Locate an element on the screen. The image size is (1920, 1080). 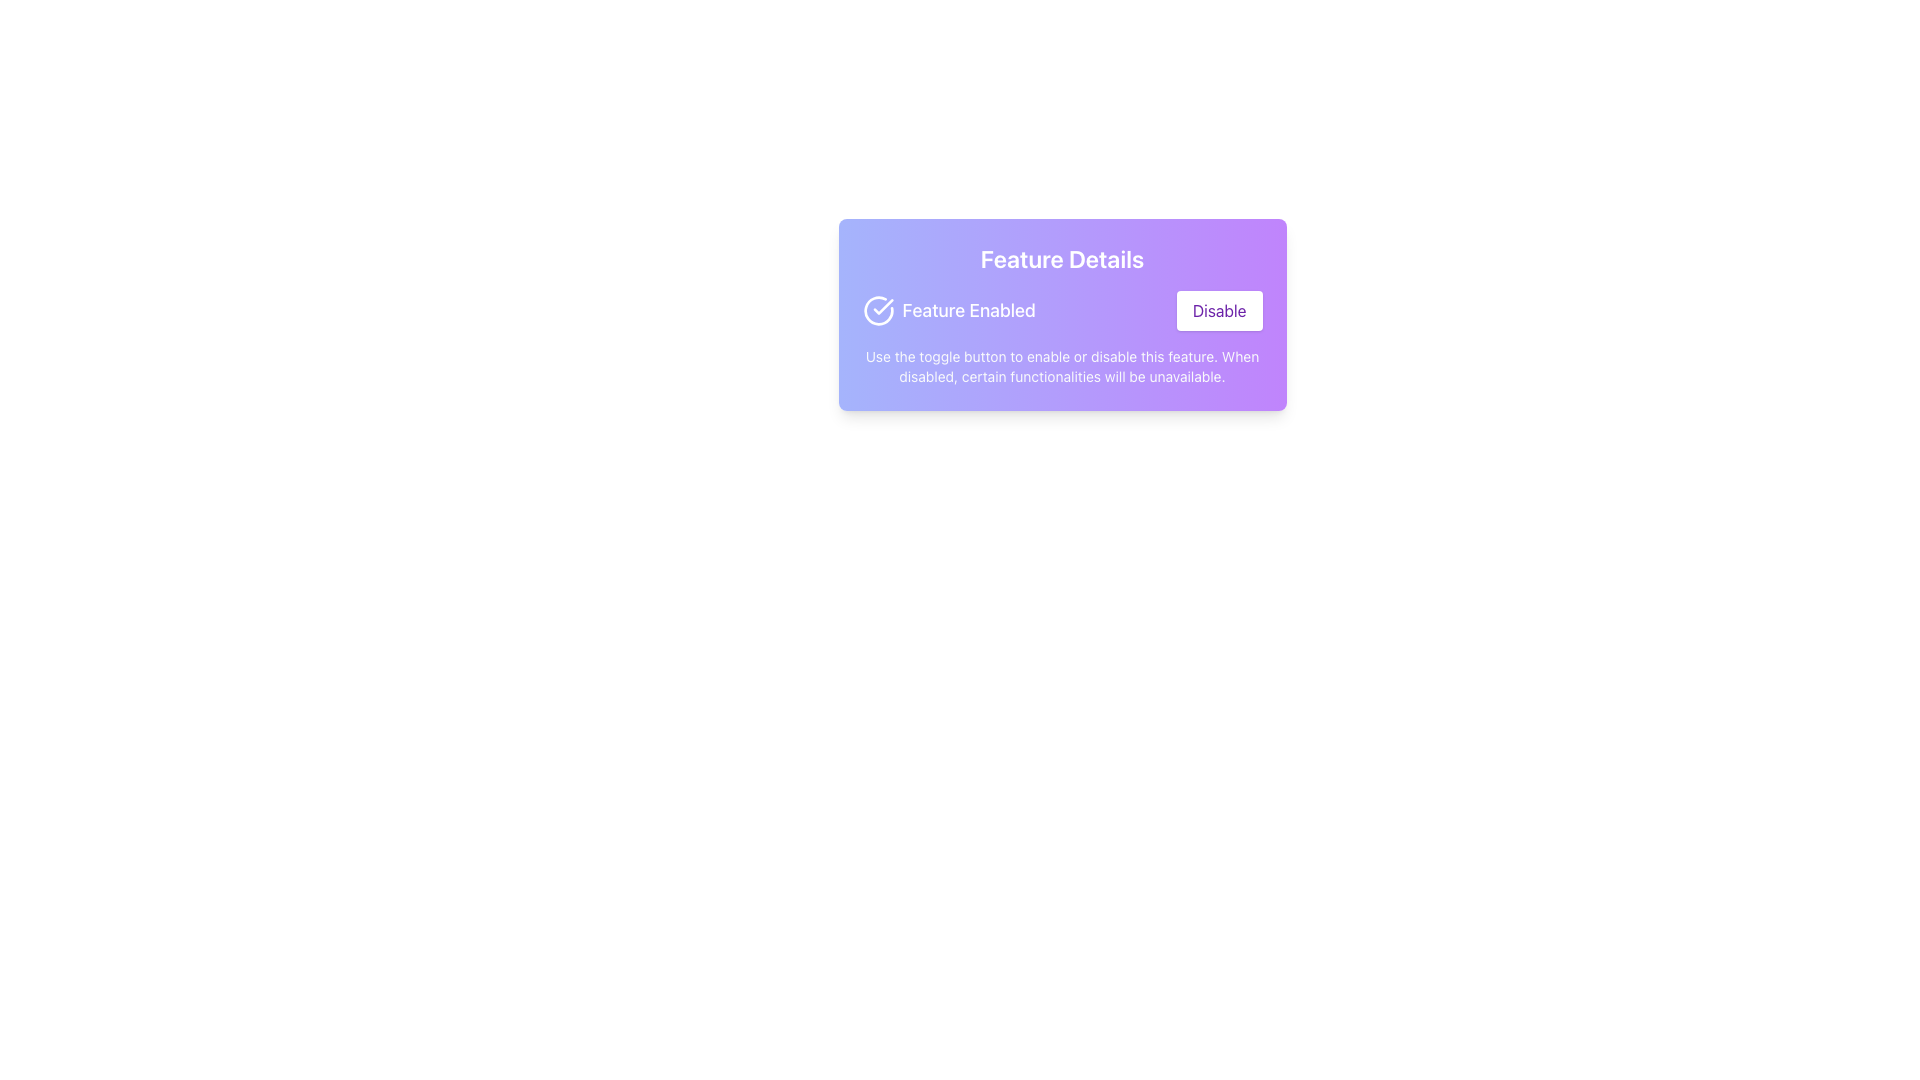
textual description of steps to toggle a feature, which is styled in a small gray font and is located in the third section of the card titled 'Feature Details' is located at coordinates (1061, 366).